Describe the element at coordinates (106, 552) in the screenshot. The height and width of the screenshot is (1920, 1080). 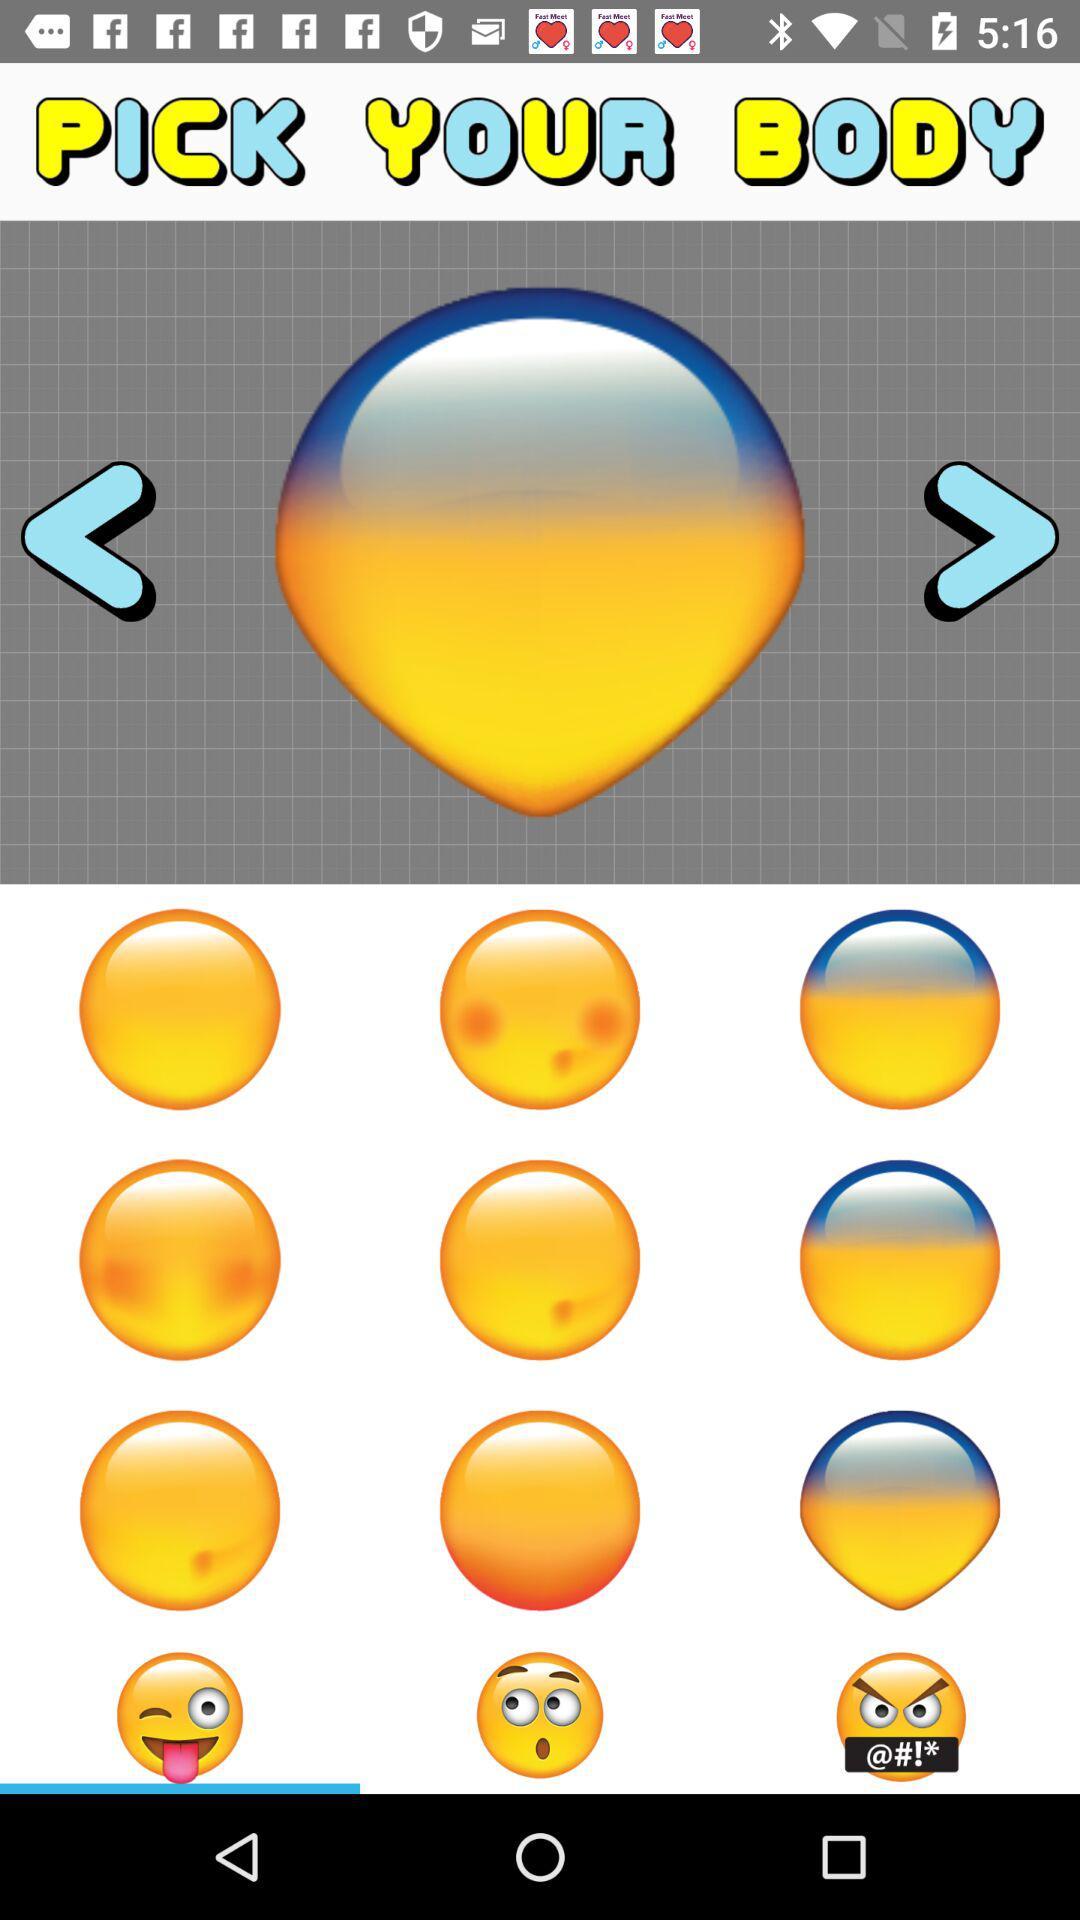
I see `item at the top left corner` at that location.